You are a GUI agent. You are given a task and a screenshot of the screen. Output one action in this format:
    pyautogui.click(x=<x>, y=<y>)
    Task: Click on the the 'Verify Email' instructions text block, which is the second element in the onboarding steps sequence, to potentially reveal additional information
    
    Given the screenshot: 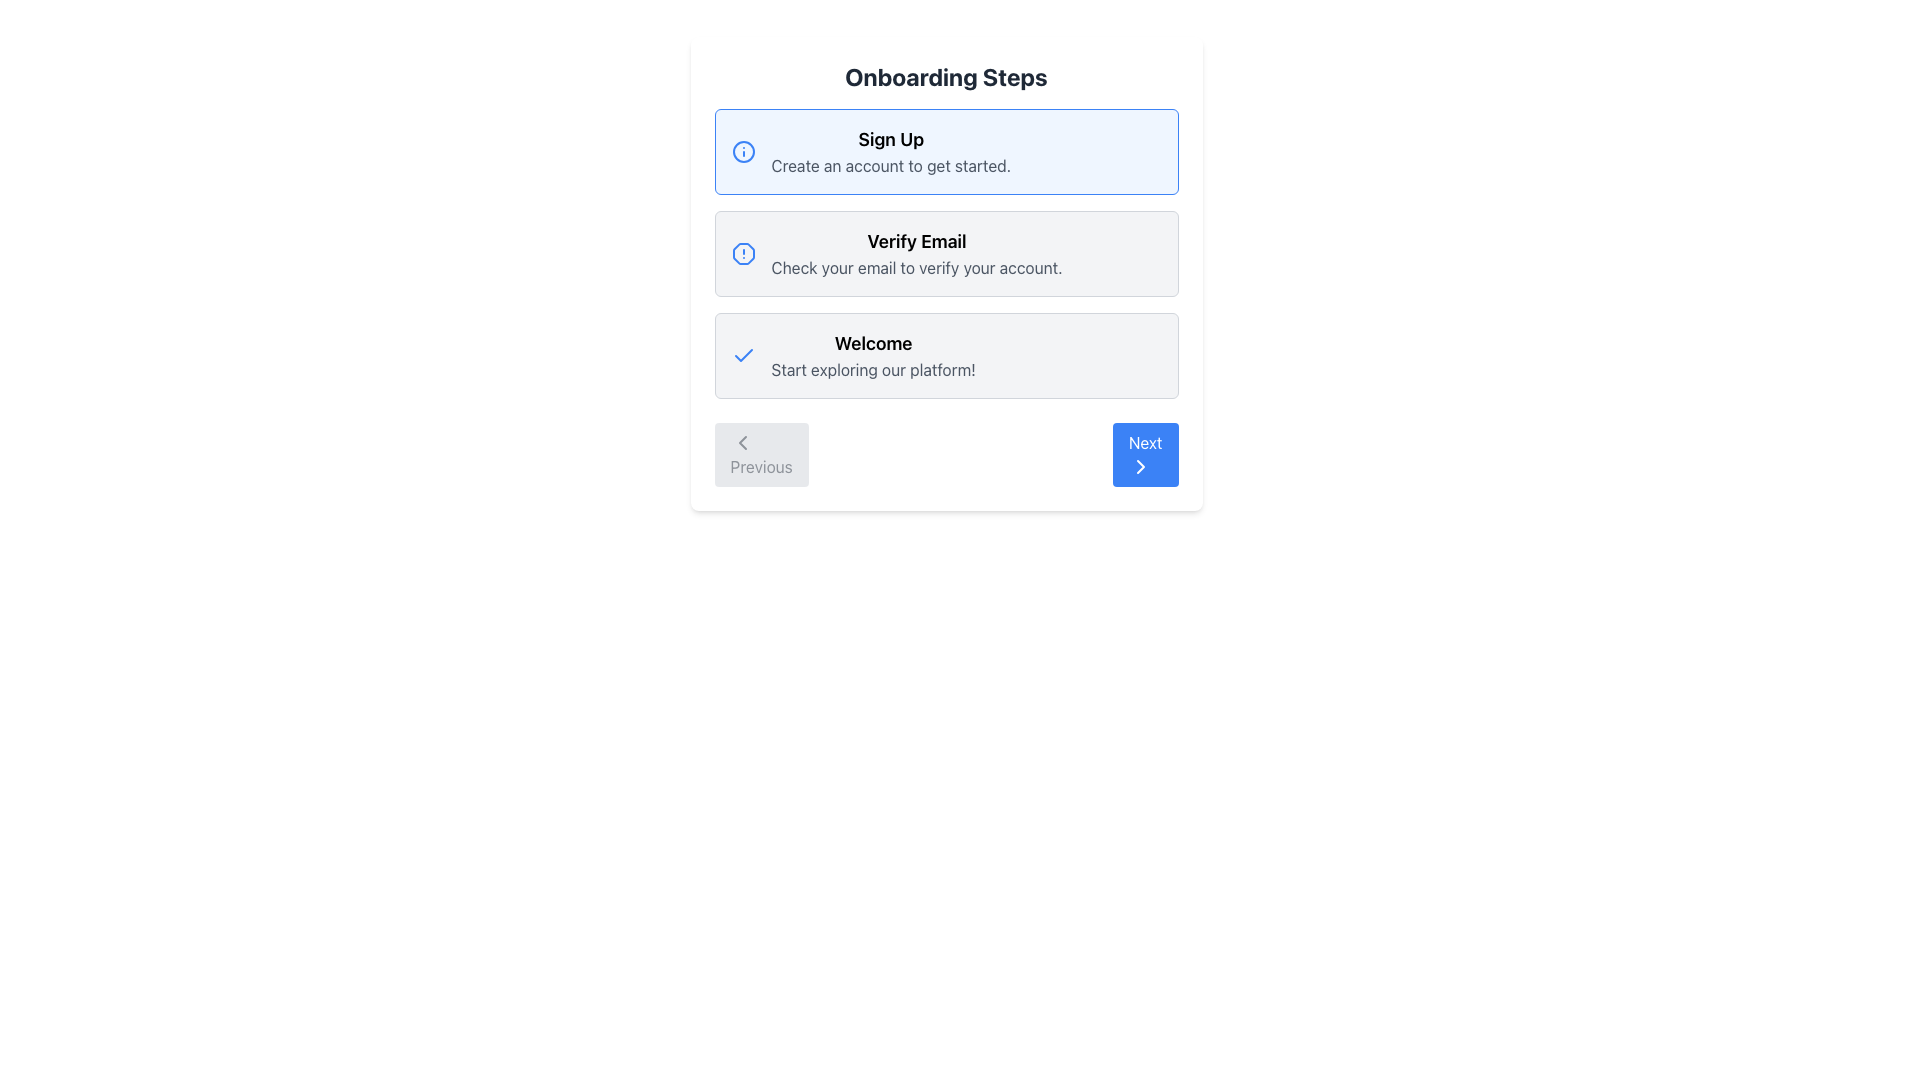 What is the action you would take?
    pyautogui.click(x=945, y=253)
    